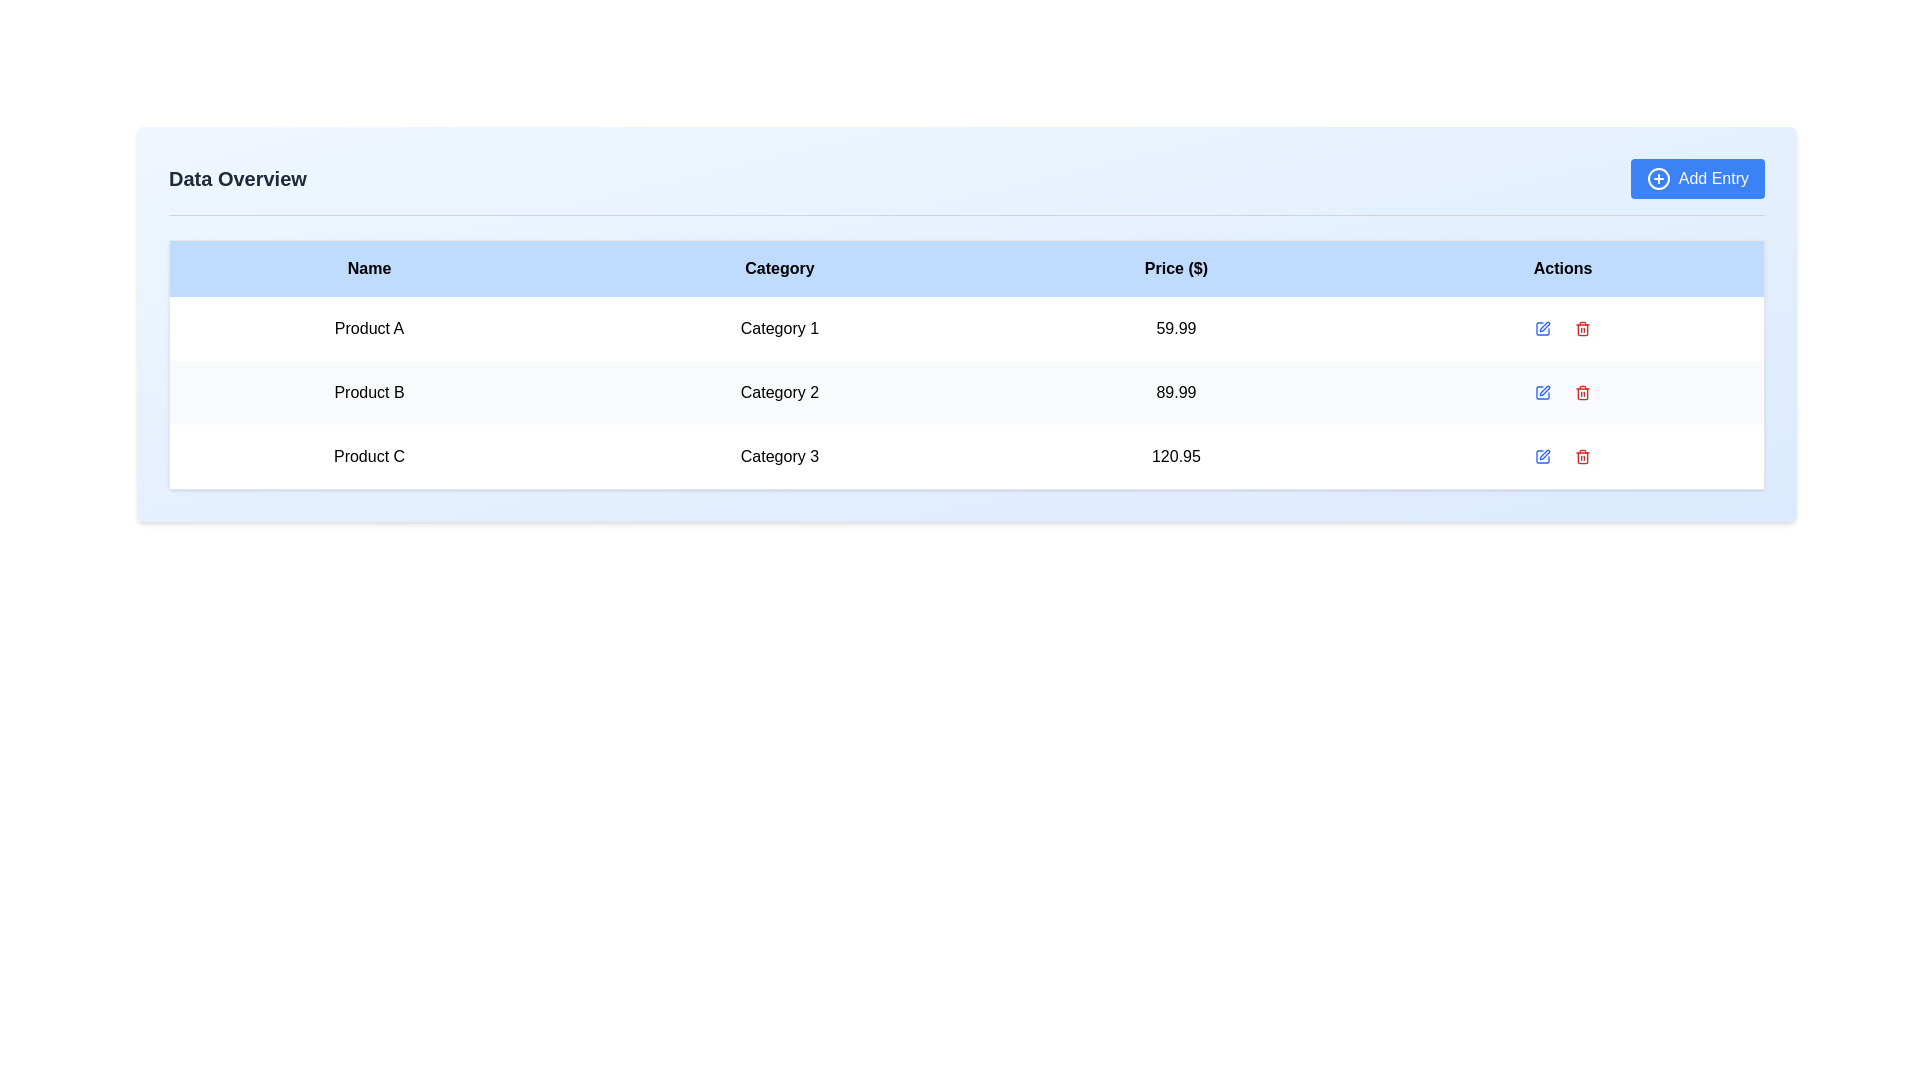  What do you see at coordinates (1541, 456) in the screenshot?
I see `the blue edit icon, which is a pencil symbol located on the right side of the table's last row under the 'Actions' column, to initiate the edit action` at bounding box center [1541, 456].